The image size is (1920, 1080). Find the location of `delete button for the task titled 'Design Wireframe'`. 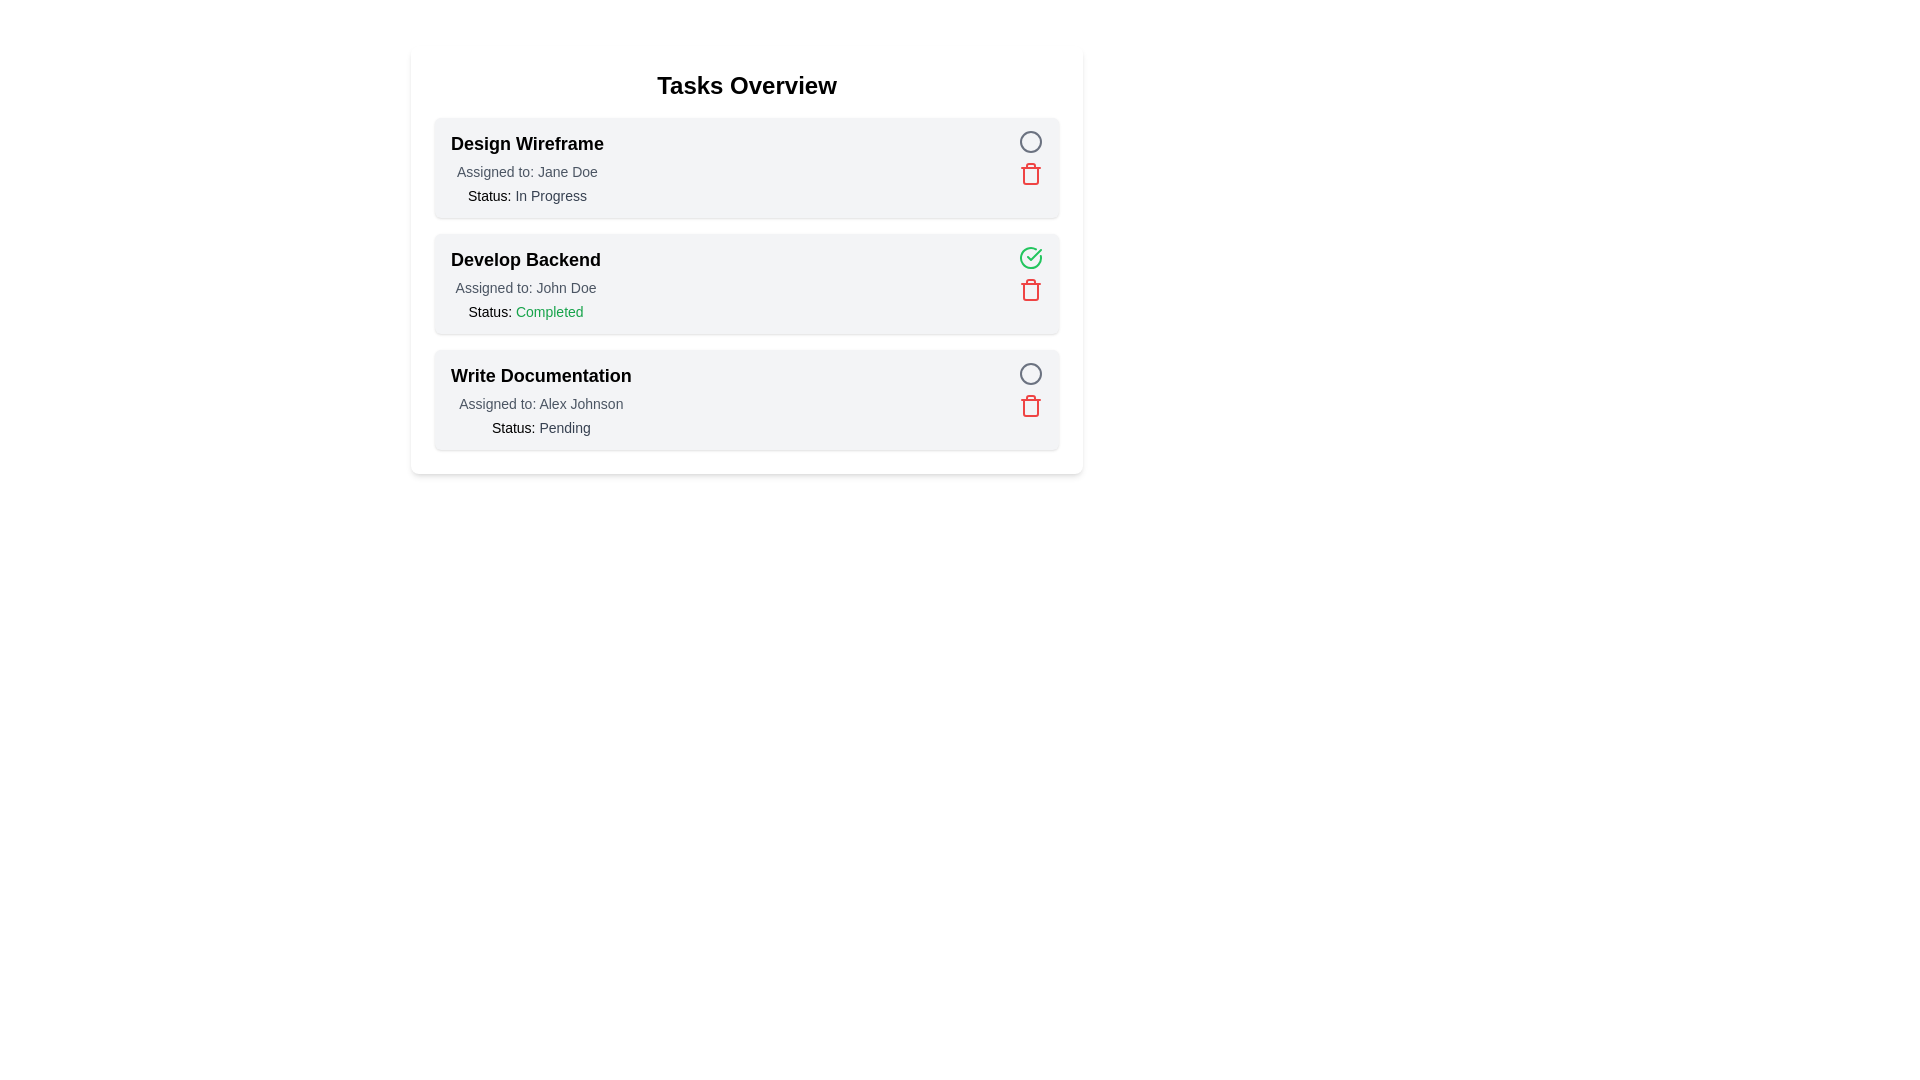

delete button for the task titled 'Design Wireframe' is located at coordinates (1031, 172).